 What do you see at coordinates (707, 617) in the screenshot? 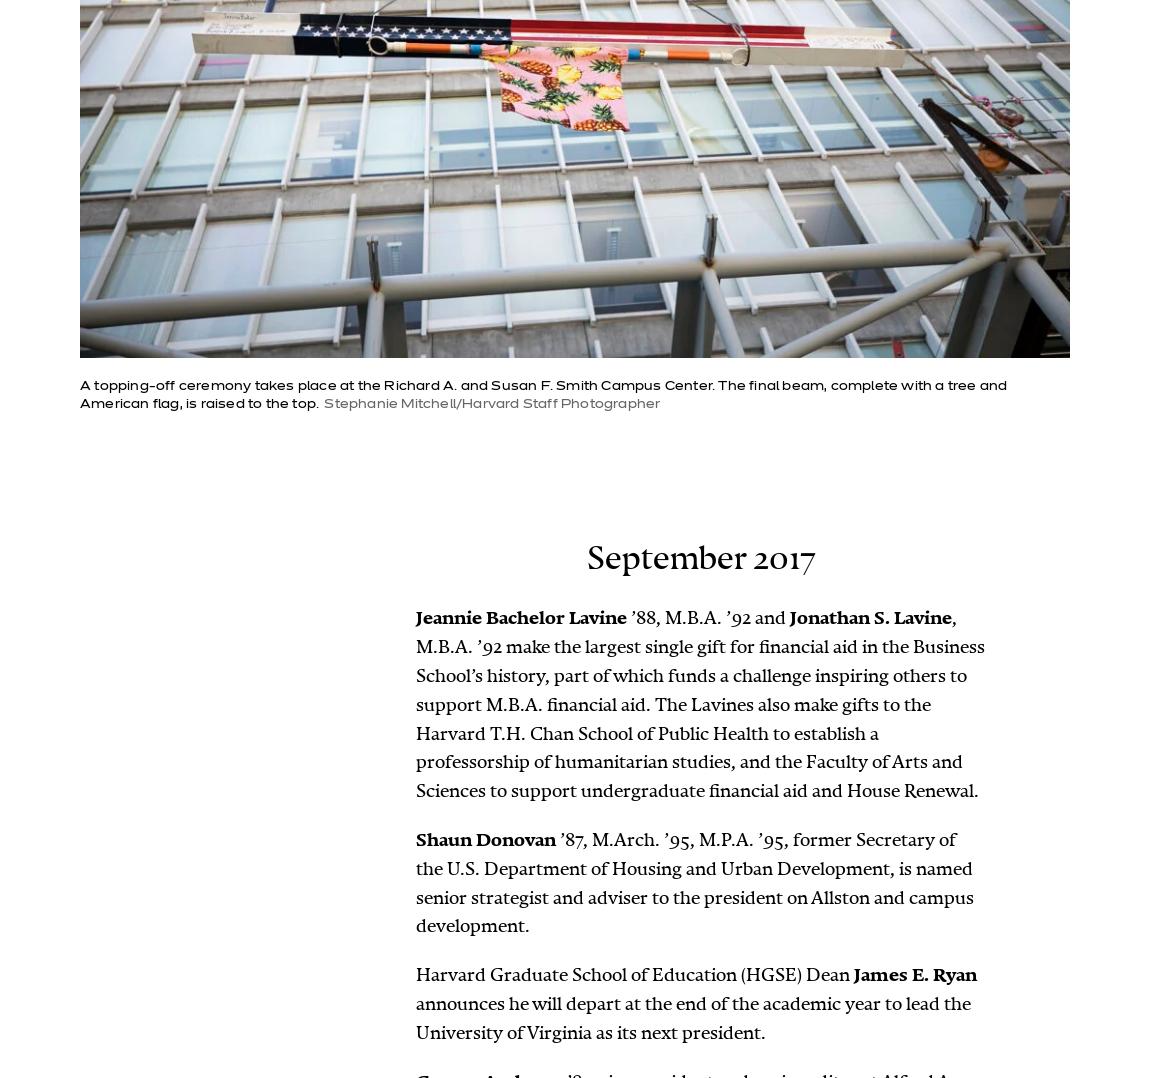
I see `'’88, M.B.A. ’92 and'` at bounding box center [707, 617].